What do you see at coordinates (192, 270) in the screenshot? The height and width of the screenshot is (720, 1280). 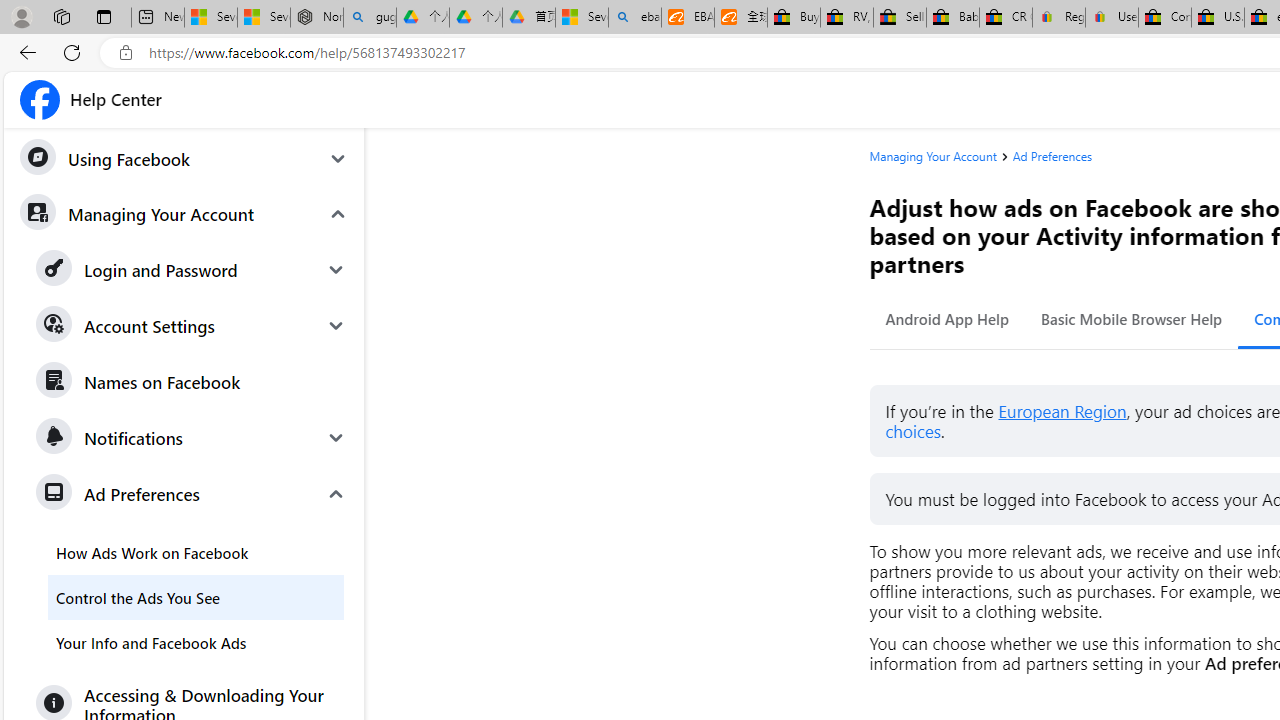 I see `'Login and Password Expand'` at bounding box center [192, 270].